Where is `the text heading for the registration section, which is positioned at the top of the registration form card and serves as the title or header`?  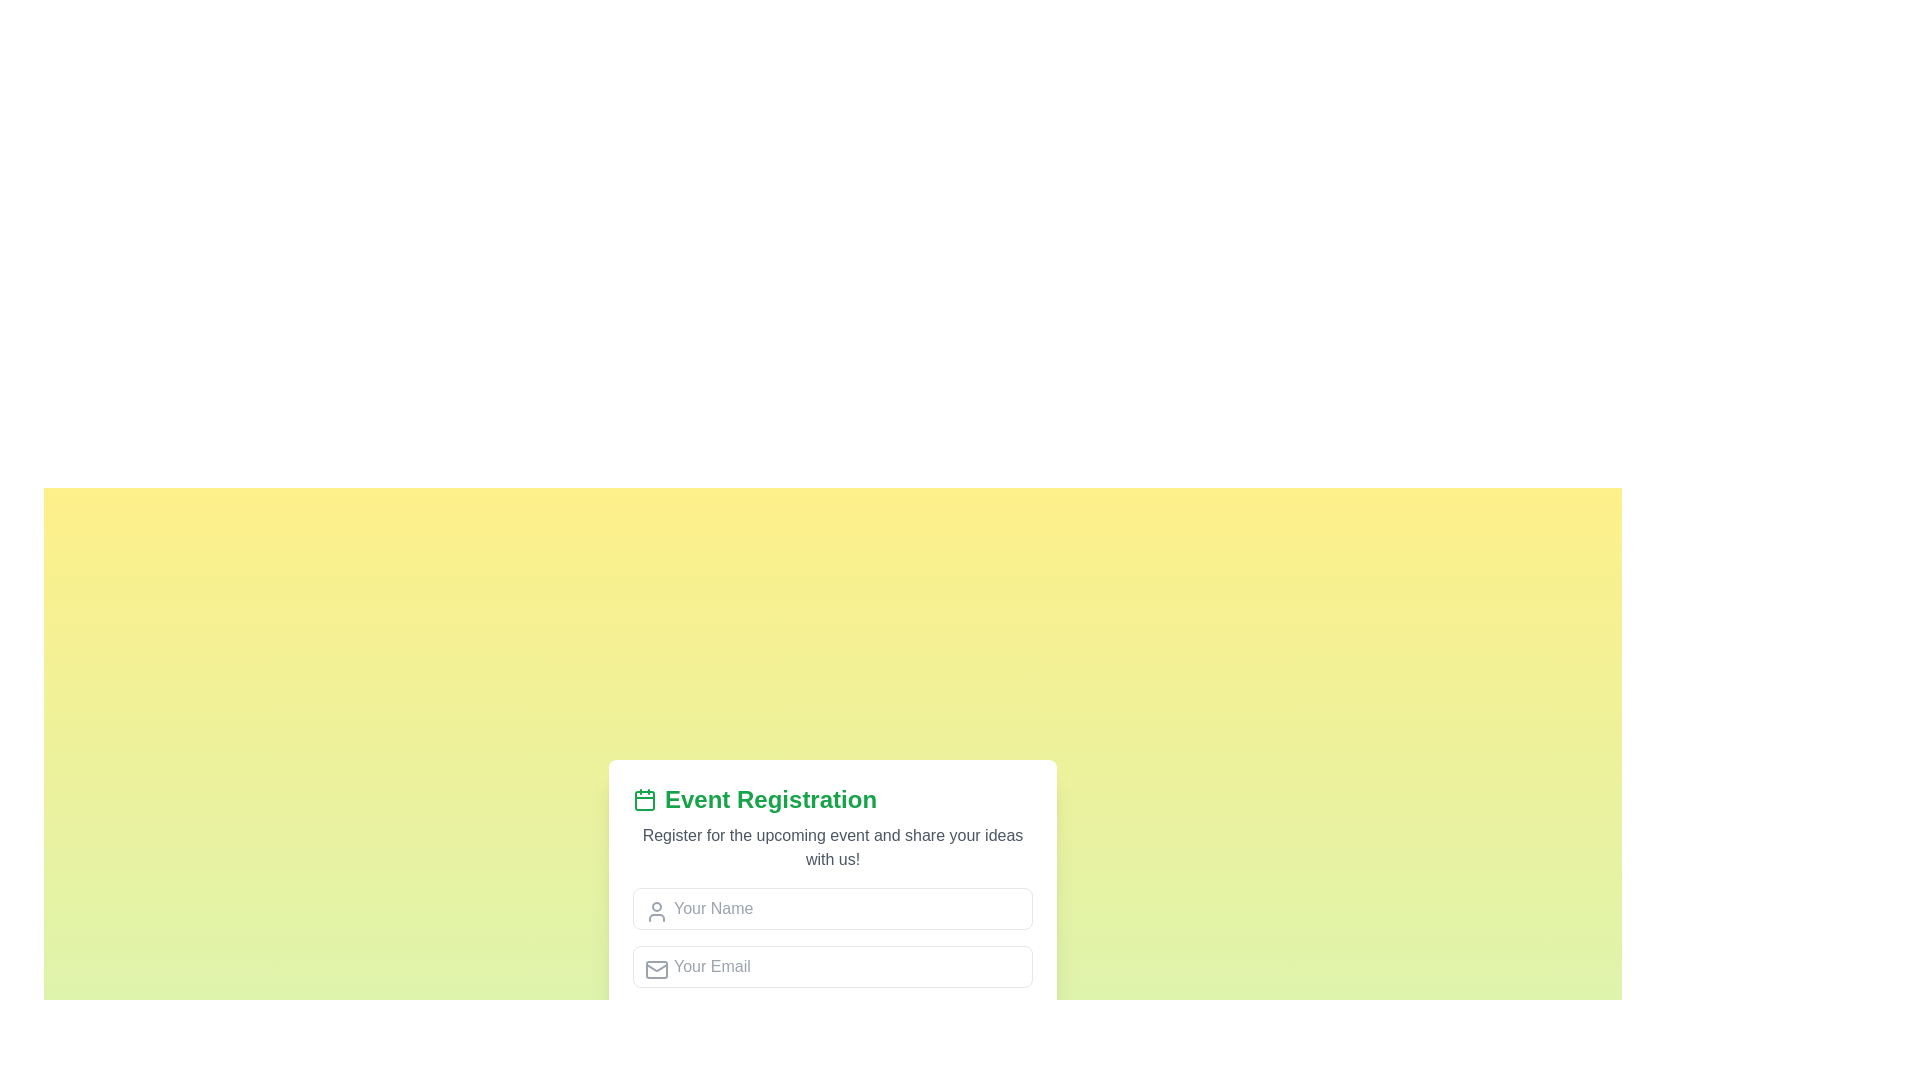
the text heading for the registration section, which is positioned at the top of the registration form card and serves as the title or header is located at coordinates (833, 797).